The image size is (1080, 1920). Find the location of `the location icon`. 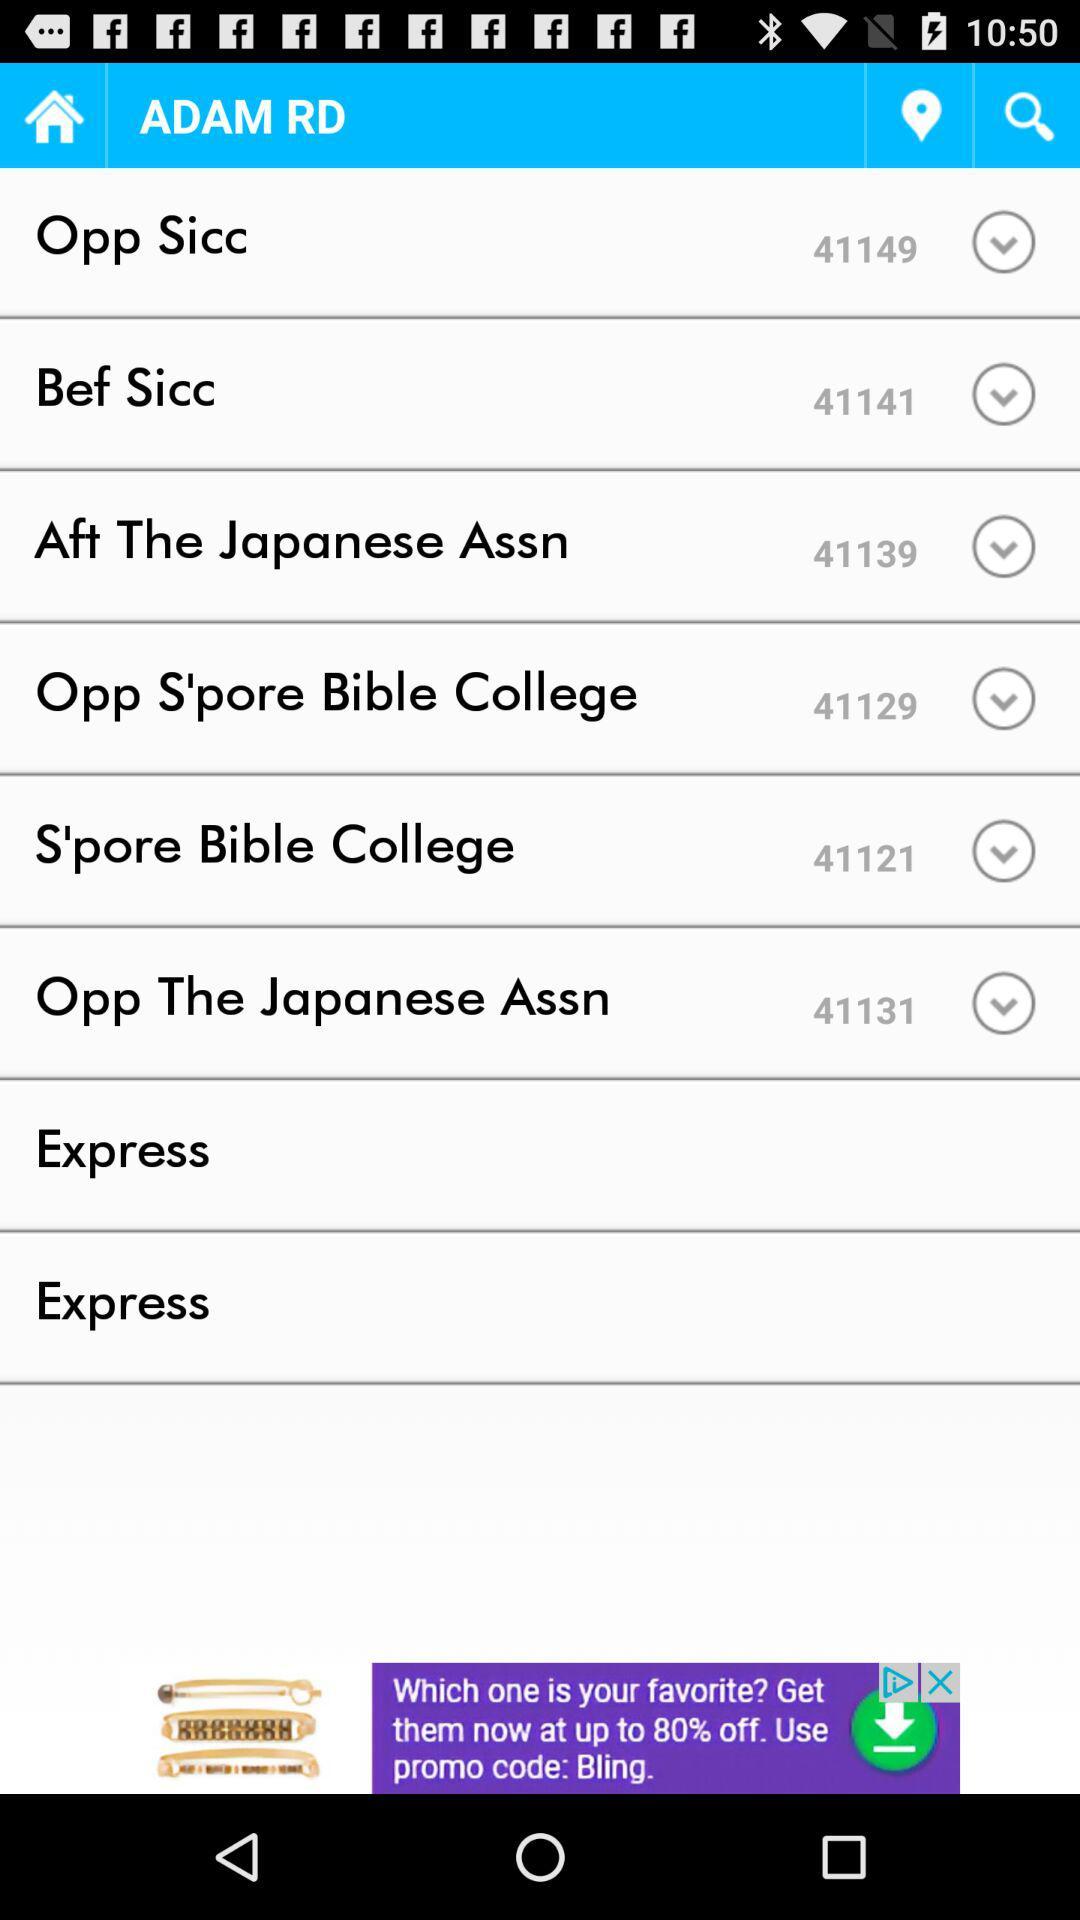

the location icon is located at coordinates (919, 122).